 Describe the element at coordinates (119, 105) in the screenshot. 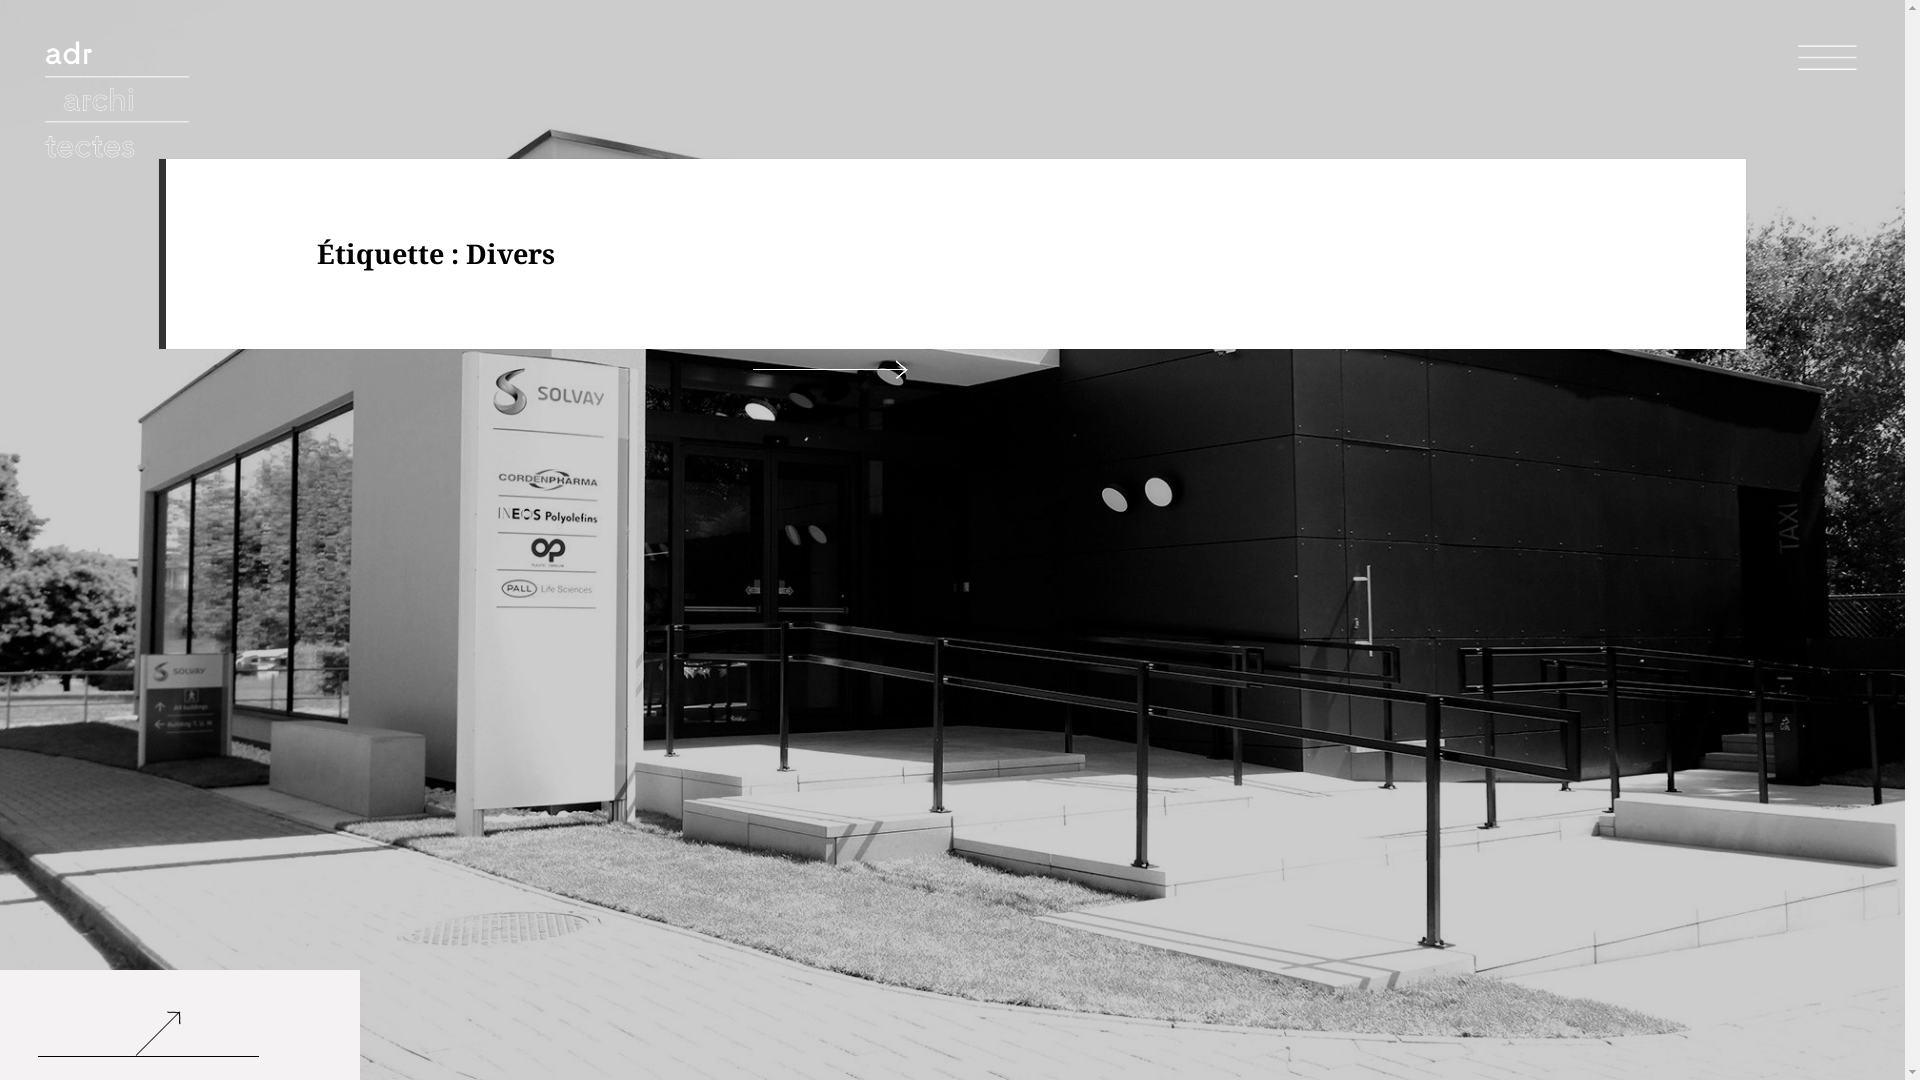

I see `'adr architectes'` at that location.